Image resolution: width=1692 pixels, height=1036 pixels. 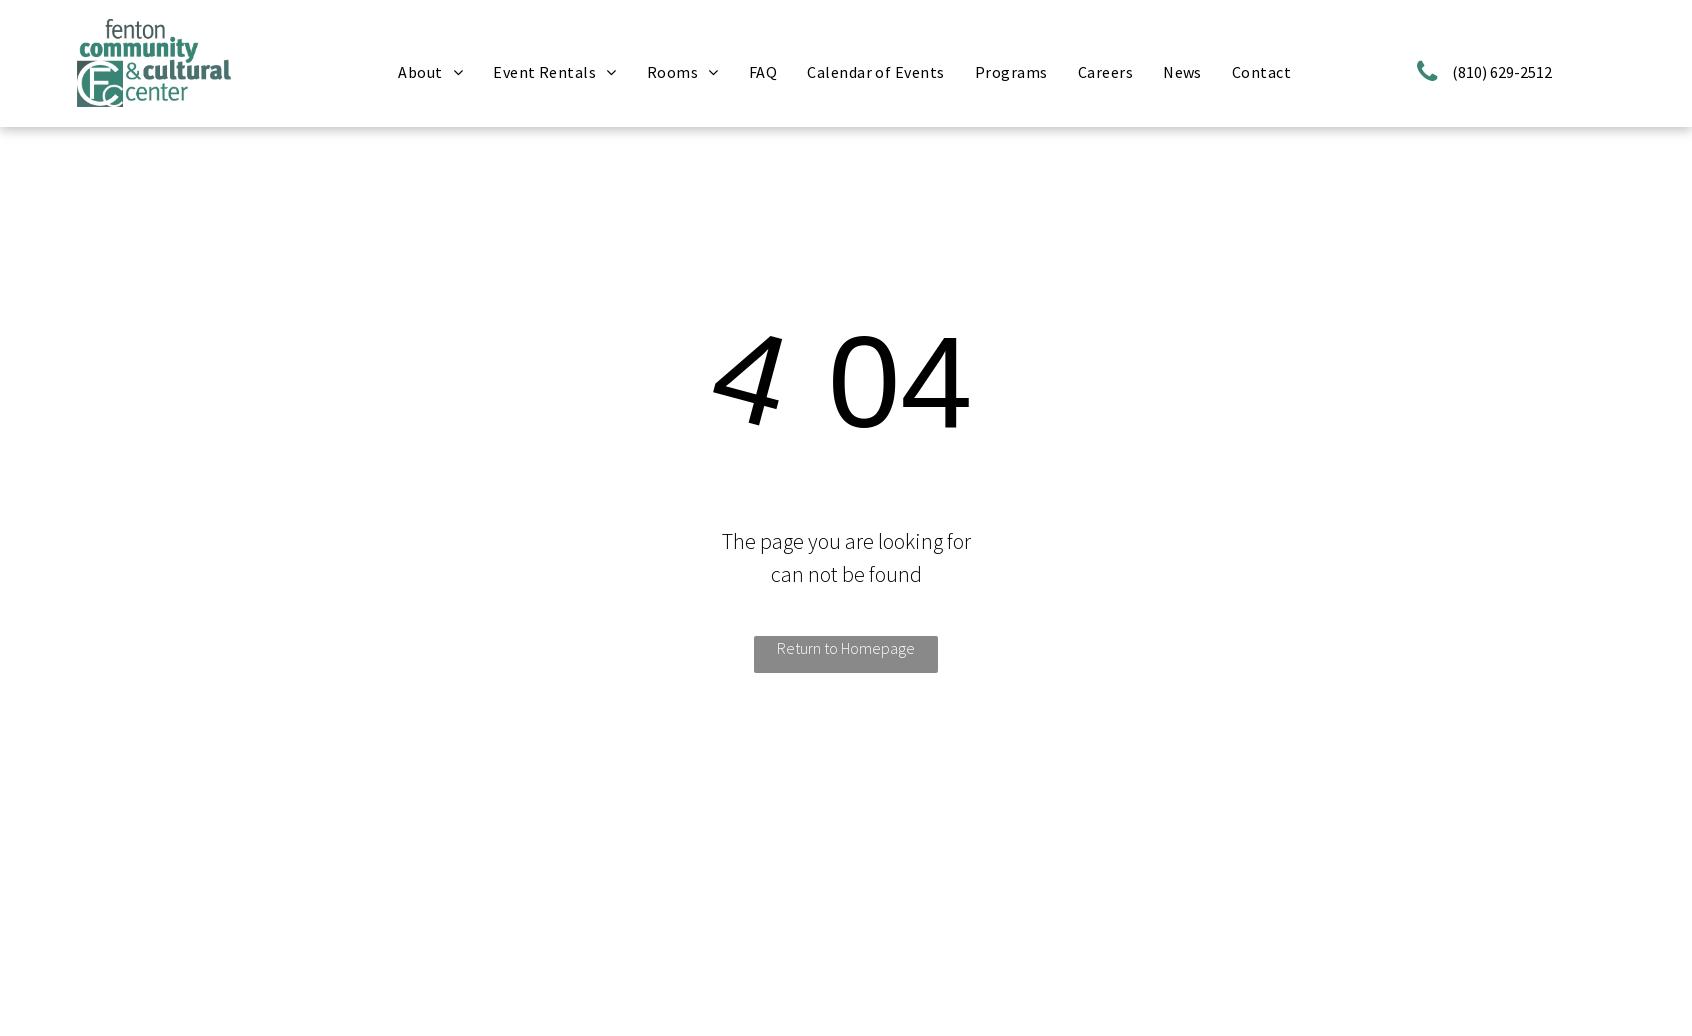 What do you see at coordinates (699, 102) in the screenshot?
I see `'Club Room'` at bounding box center [699, 102].